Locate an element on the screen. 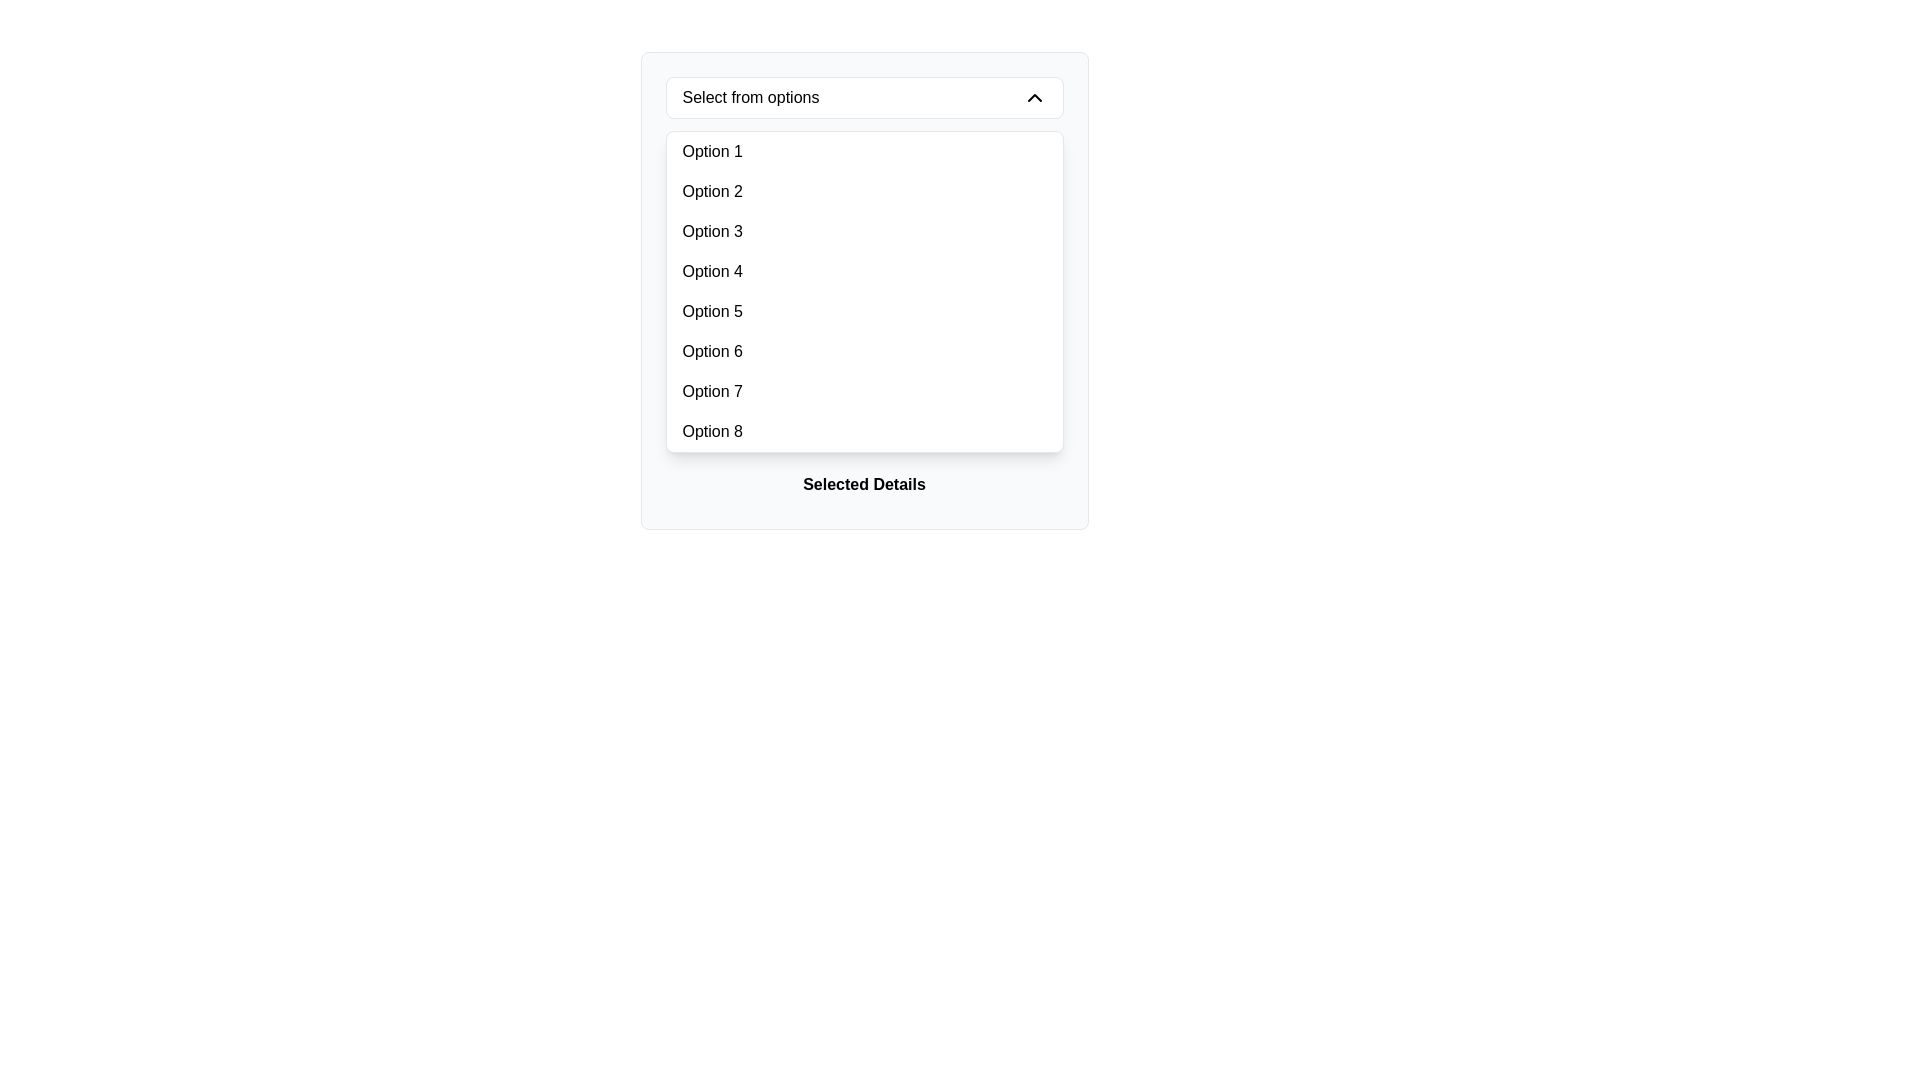  text from the label positioned inside the dropdown menu header, located to the left of the downward-facing arrow icon is located at coordinates (749, 97).